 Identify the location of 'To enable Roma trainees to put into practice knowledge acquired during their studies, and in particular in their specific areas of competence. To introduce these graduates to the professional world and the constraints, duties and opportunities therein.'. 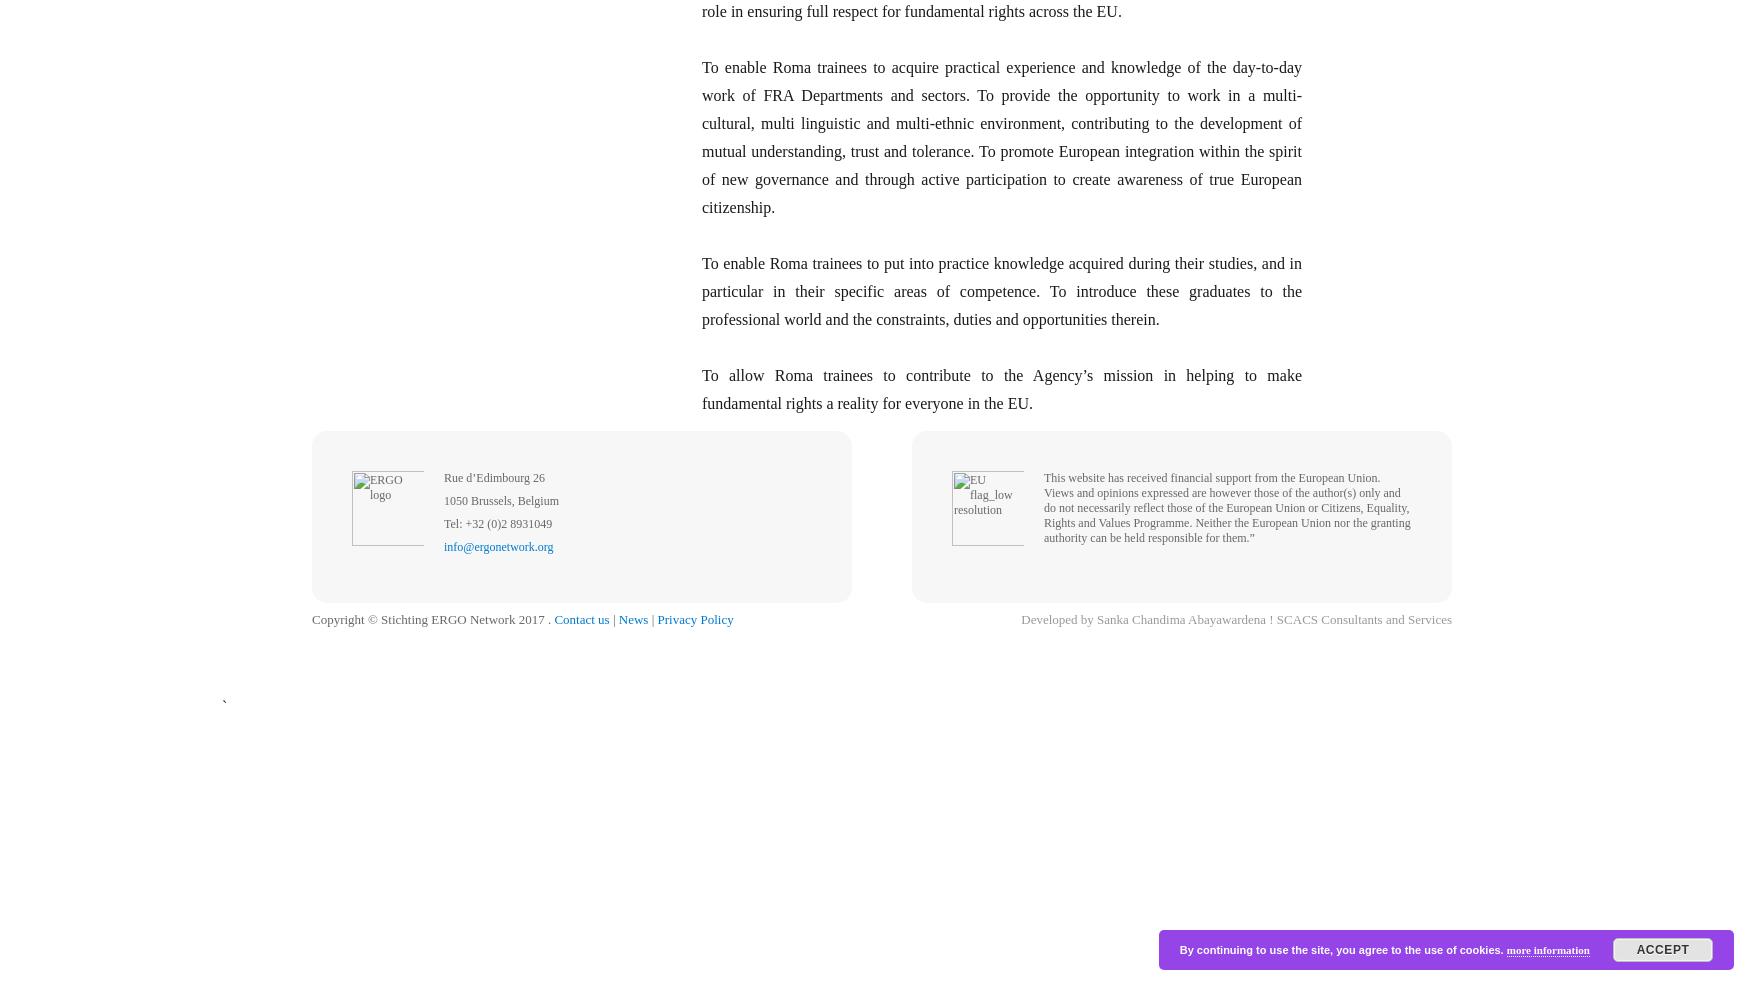
(1001, 291).